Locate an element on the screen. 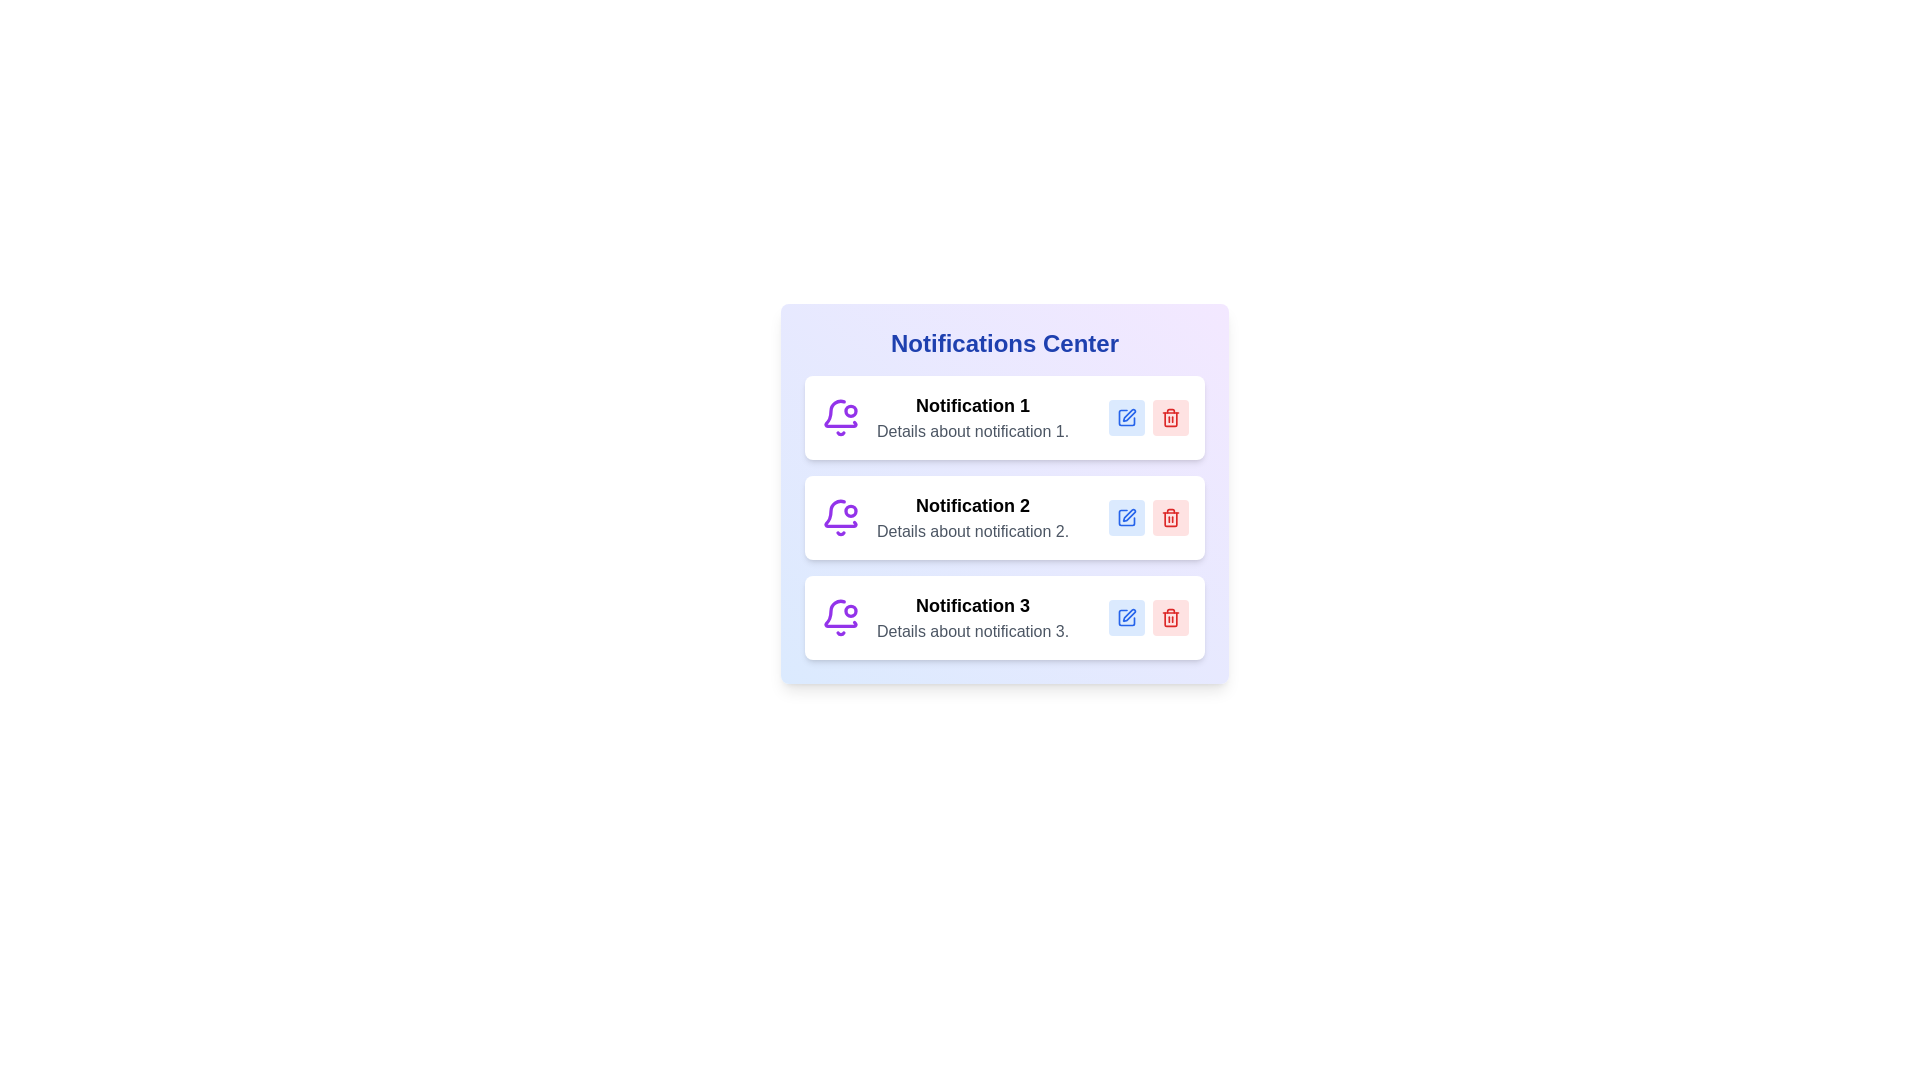 This screenshot has width=1920, height=1080. the SVG Icon Button located in the top-right corner of the notification card for 'Notification 3' to initiate editing is located at coordinates (1127, 616).